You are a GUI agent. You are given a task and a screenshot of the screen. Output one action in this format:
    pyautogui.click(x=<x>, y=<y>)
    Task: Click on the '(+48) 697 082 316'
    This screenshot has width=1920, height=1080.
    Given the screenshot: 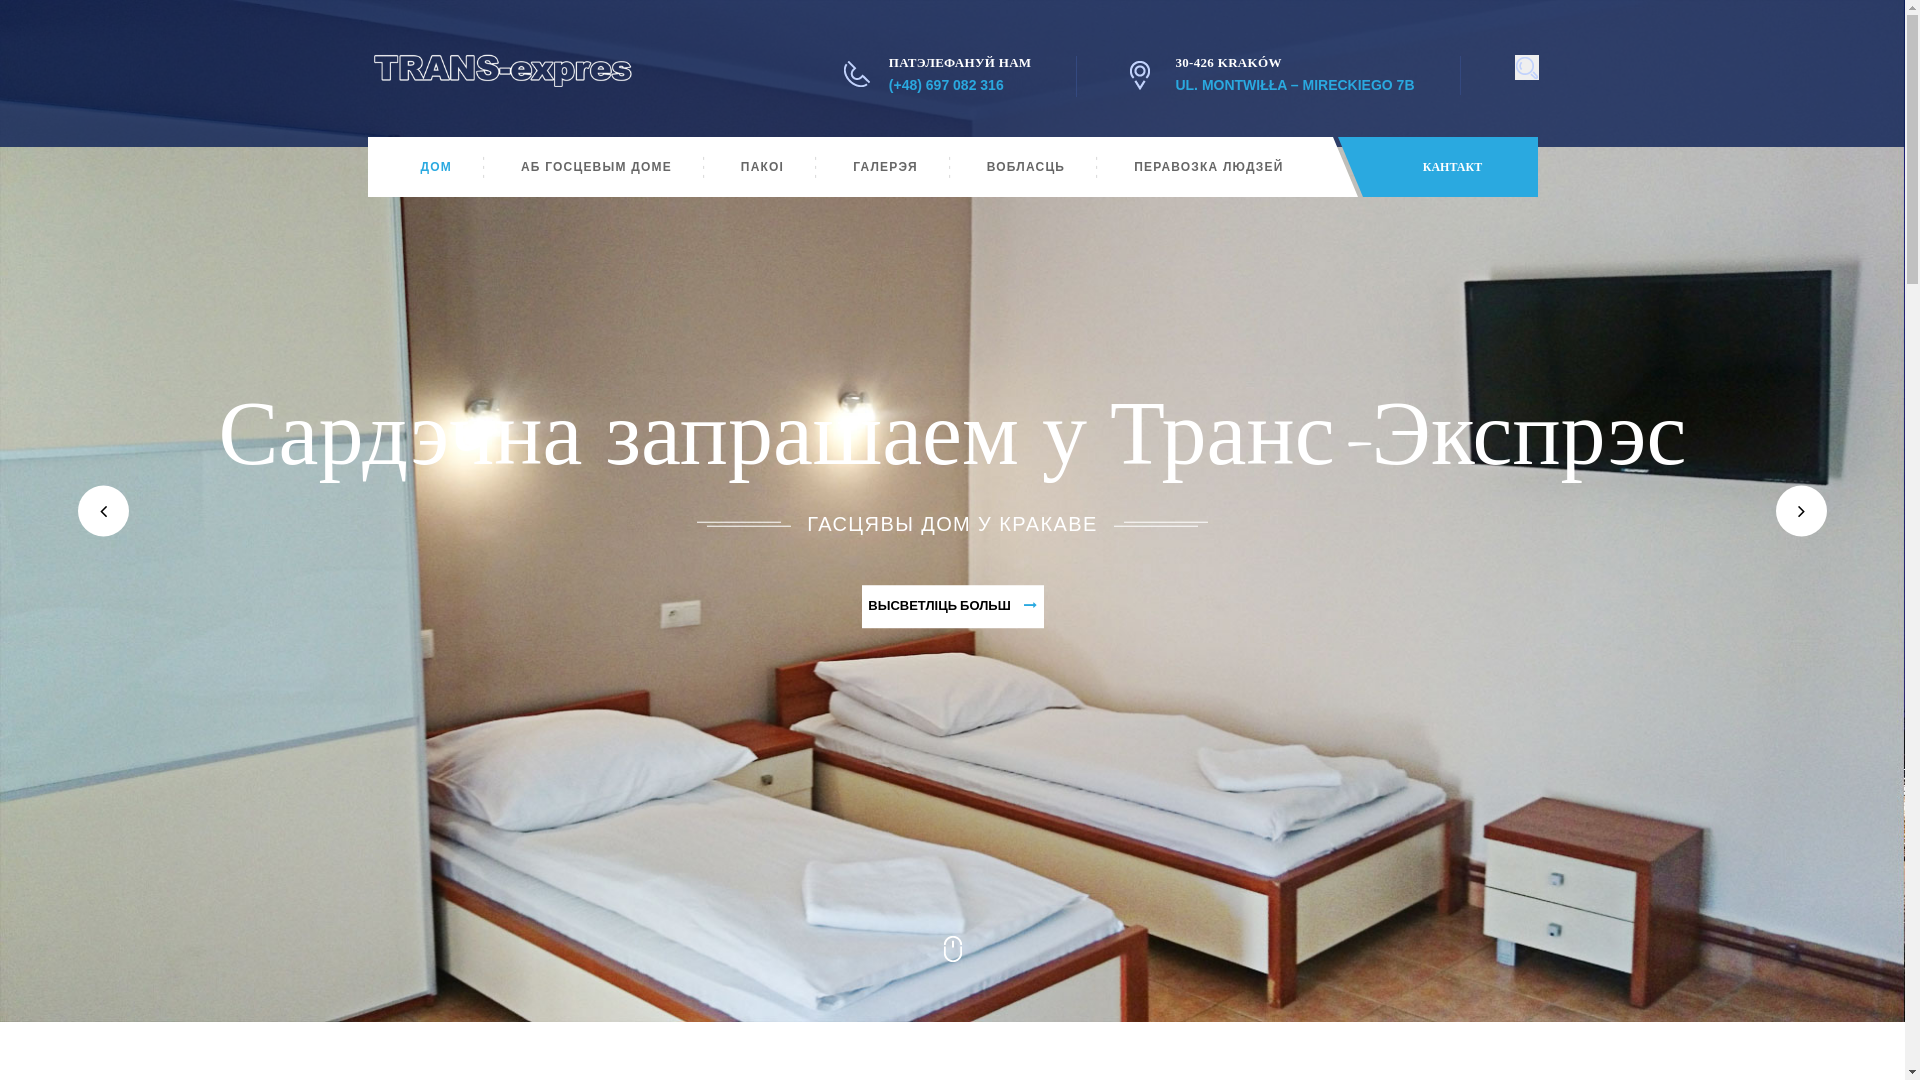 What is the action you would take?
    pyautogui.click(x=945, y=83)
    